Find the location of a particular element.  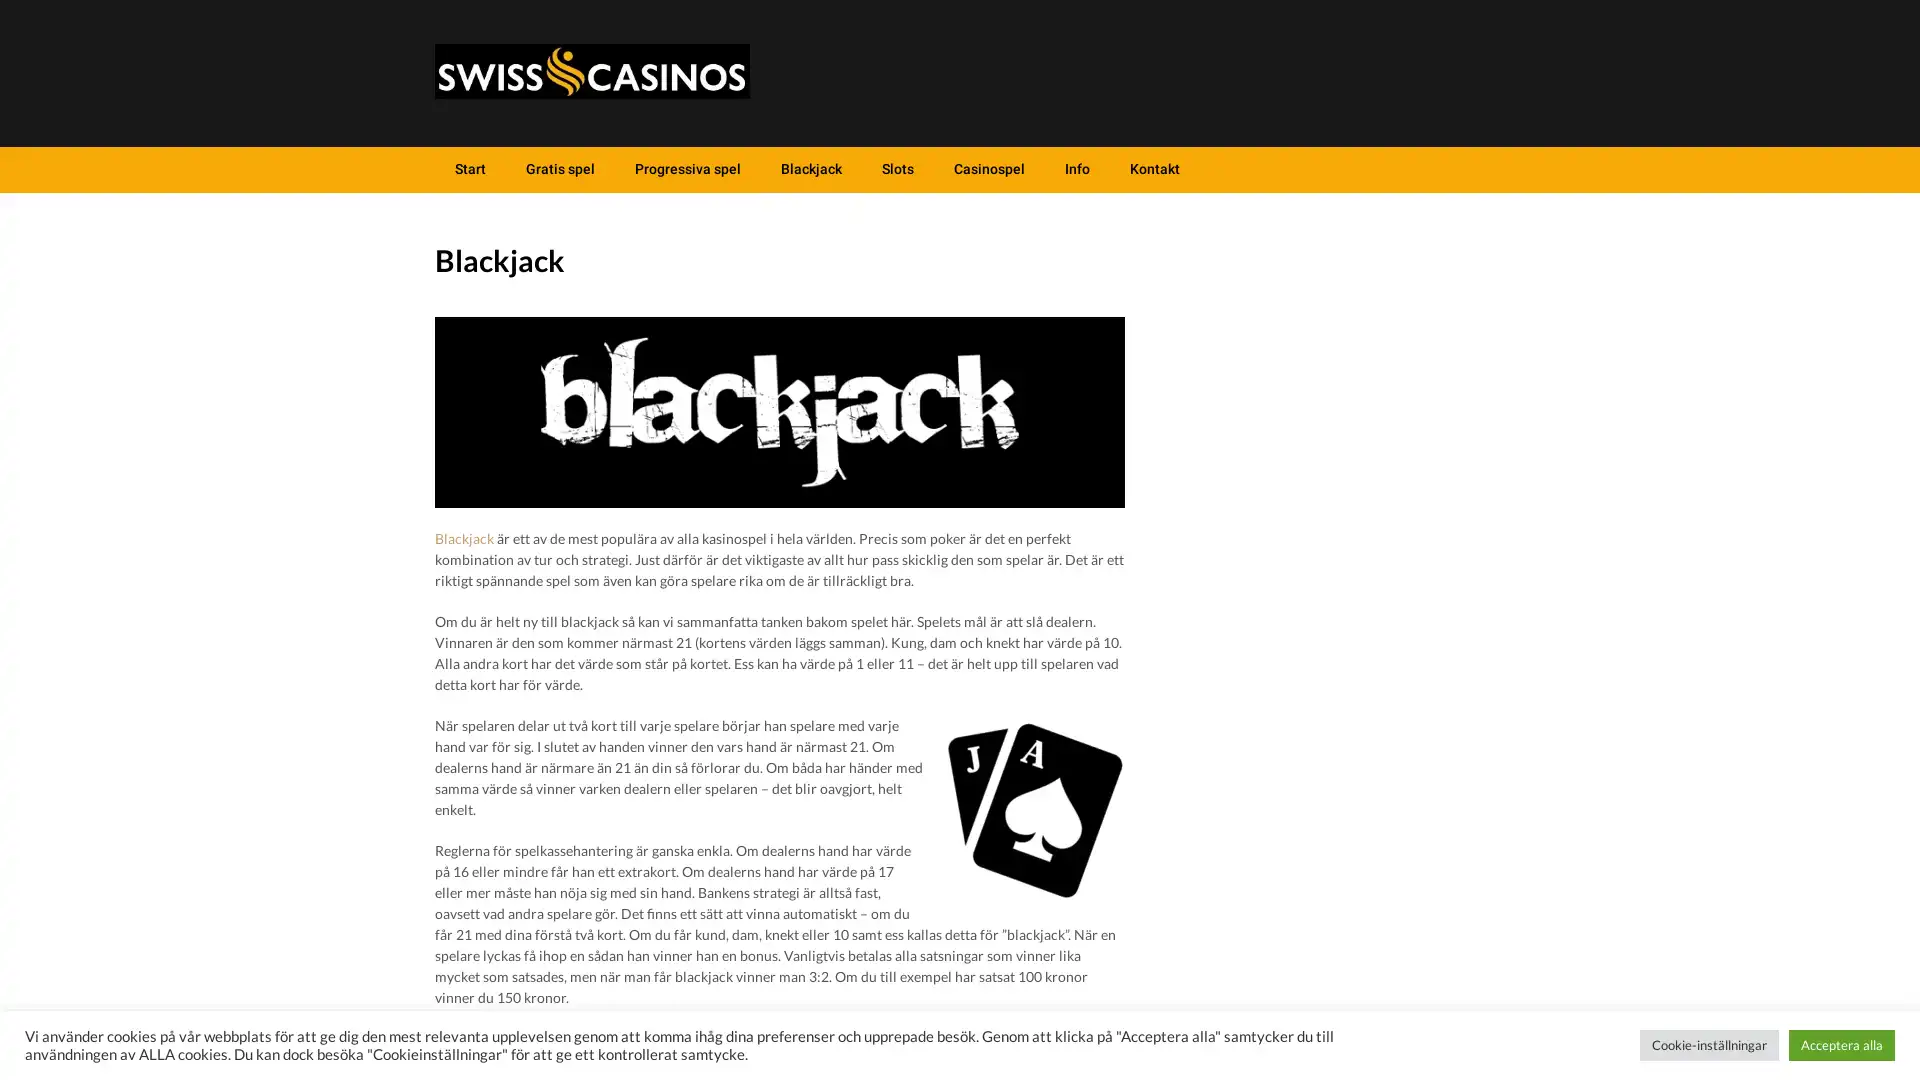

Cookie-installningar is located at coordinates (1708, 1044).